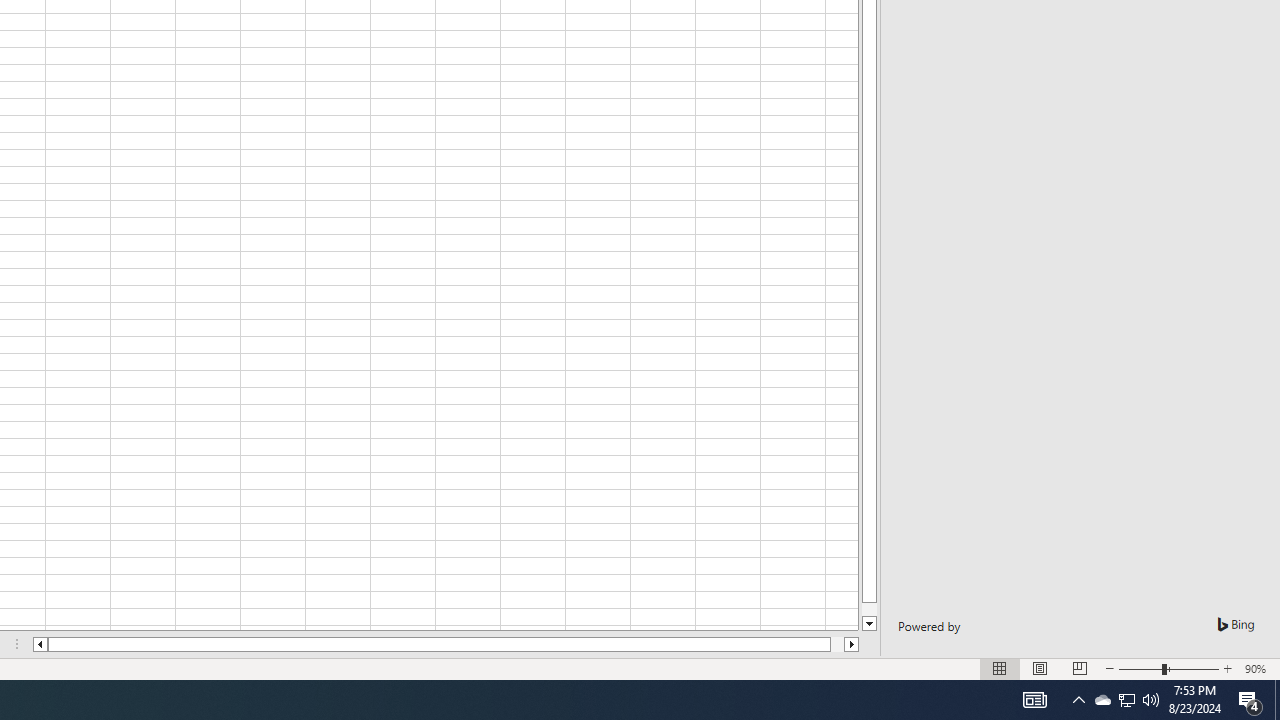 The height and width of the screenshot is (720, 1280). What do you see at coordinates (1140, 669) in the screenshot?
I see `'Zoom Out'` at bounding box center [1140, 669].